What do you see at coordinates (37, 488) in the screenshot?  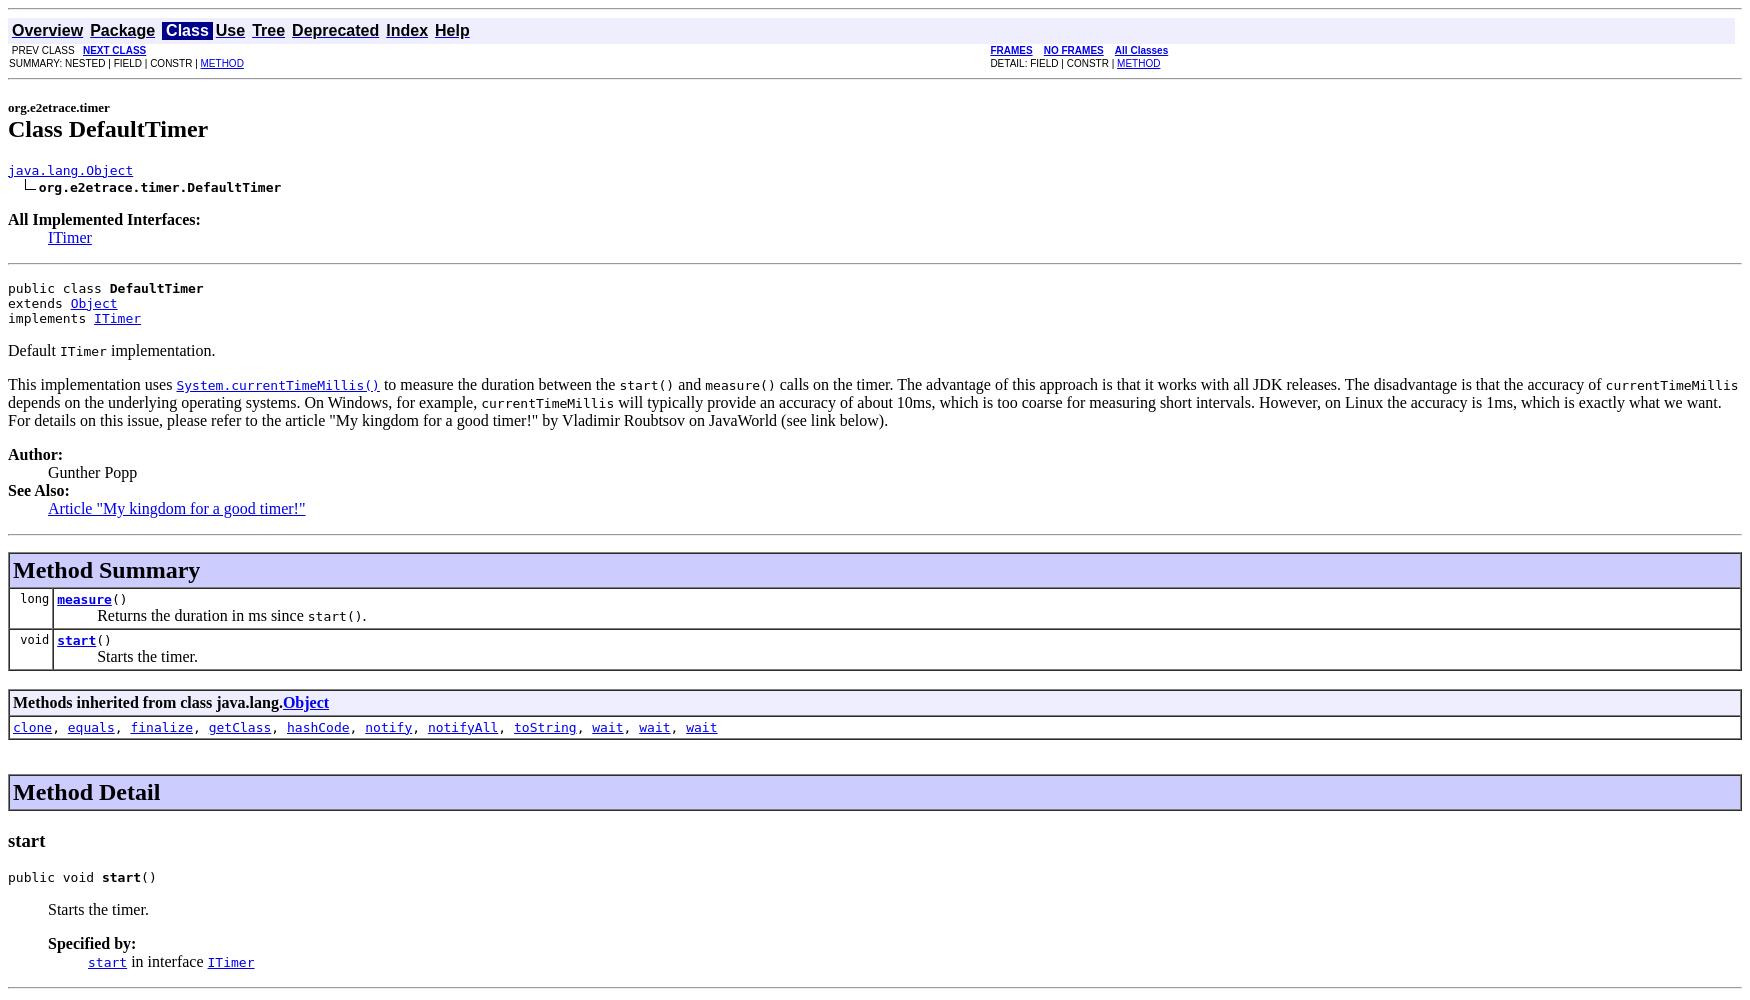 I see `'See Also:'` at bounding box center [37, 488].